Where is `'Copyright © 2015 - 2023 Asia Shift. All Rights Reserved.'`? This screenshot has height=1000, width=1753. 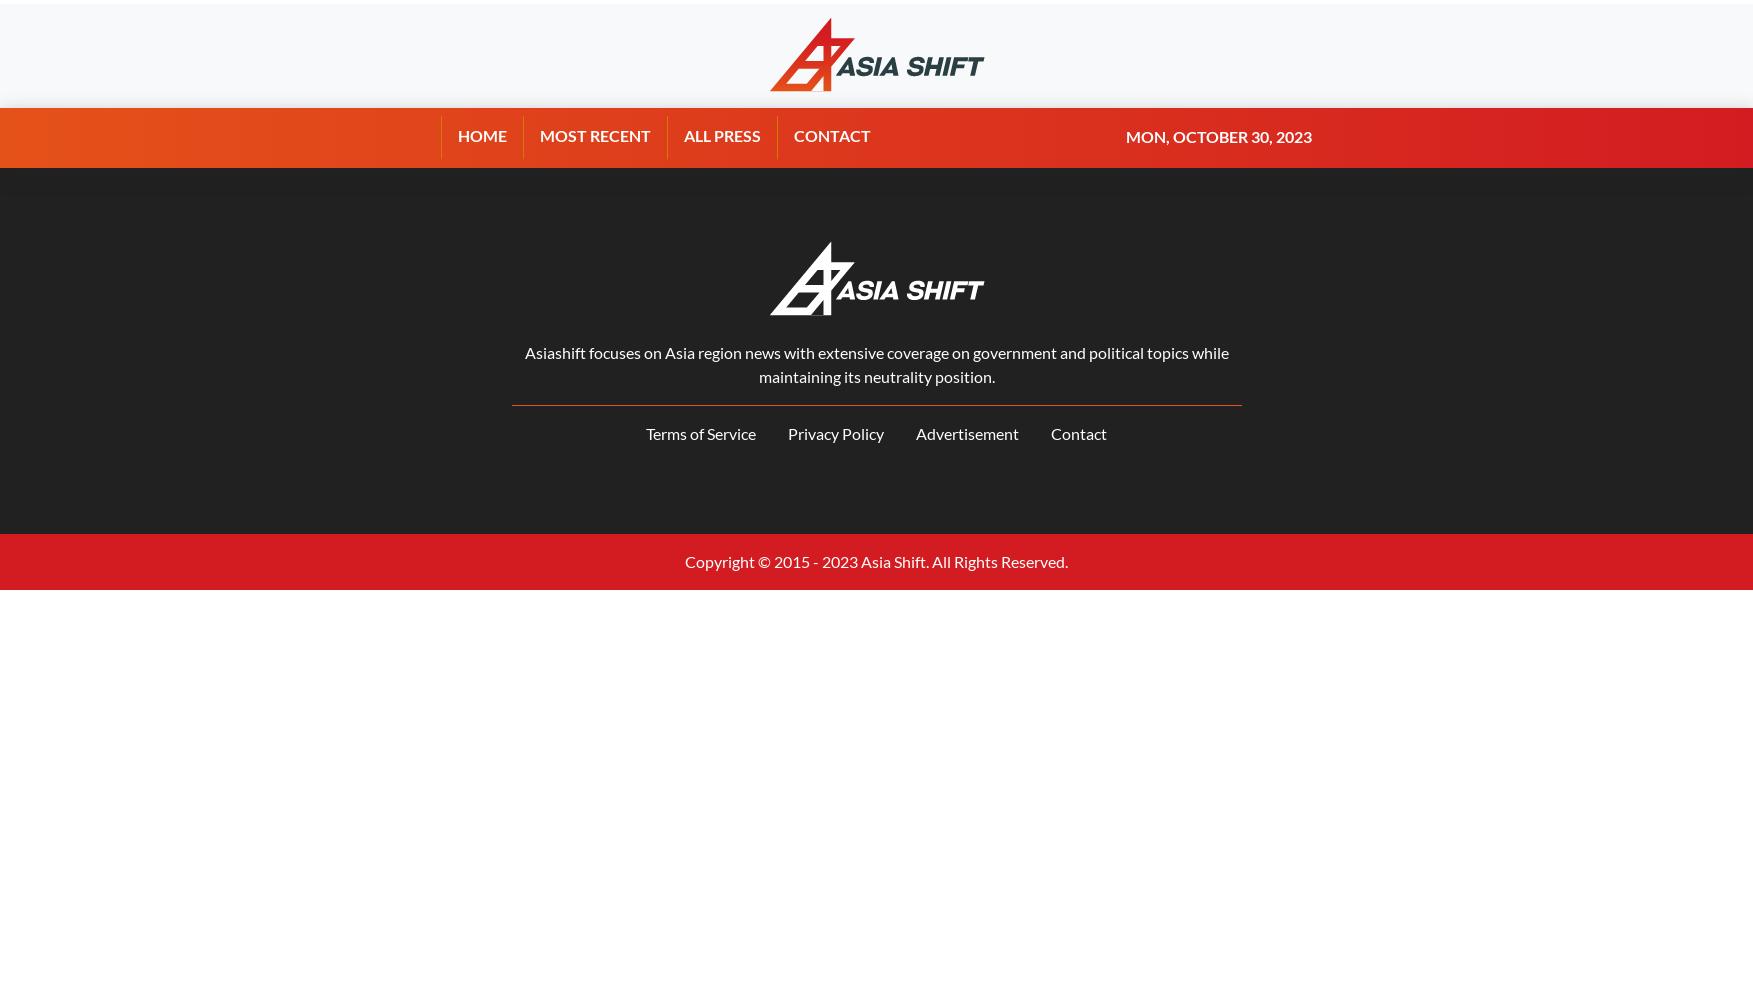
'Copyright © 2015 - 2023 Asia Shift. All Rights Reserved.' is located at coordinates (876, 561).